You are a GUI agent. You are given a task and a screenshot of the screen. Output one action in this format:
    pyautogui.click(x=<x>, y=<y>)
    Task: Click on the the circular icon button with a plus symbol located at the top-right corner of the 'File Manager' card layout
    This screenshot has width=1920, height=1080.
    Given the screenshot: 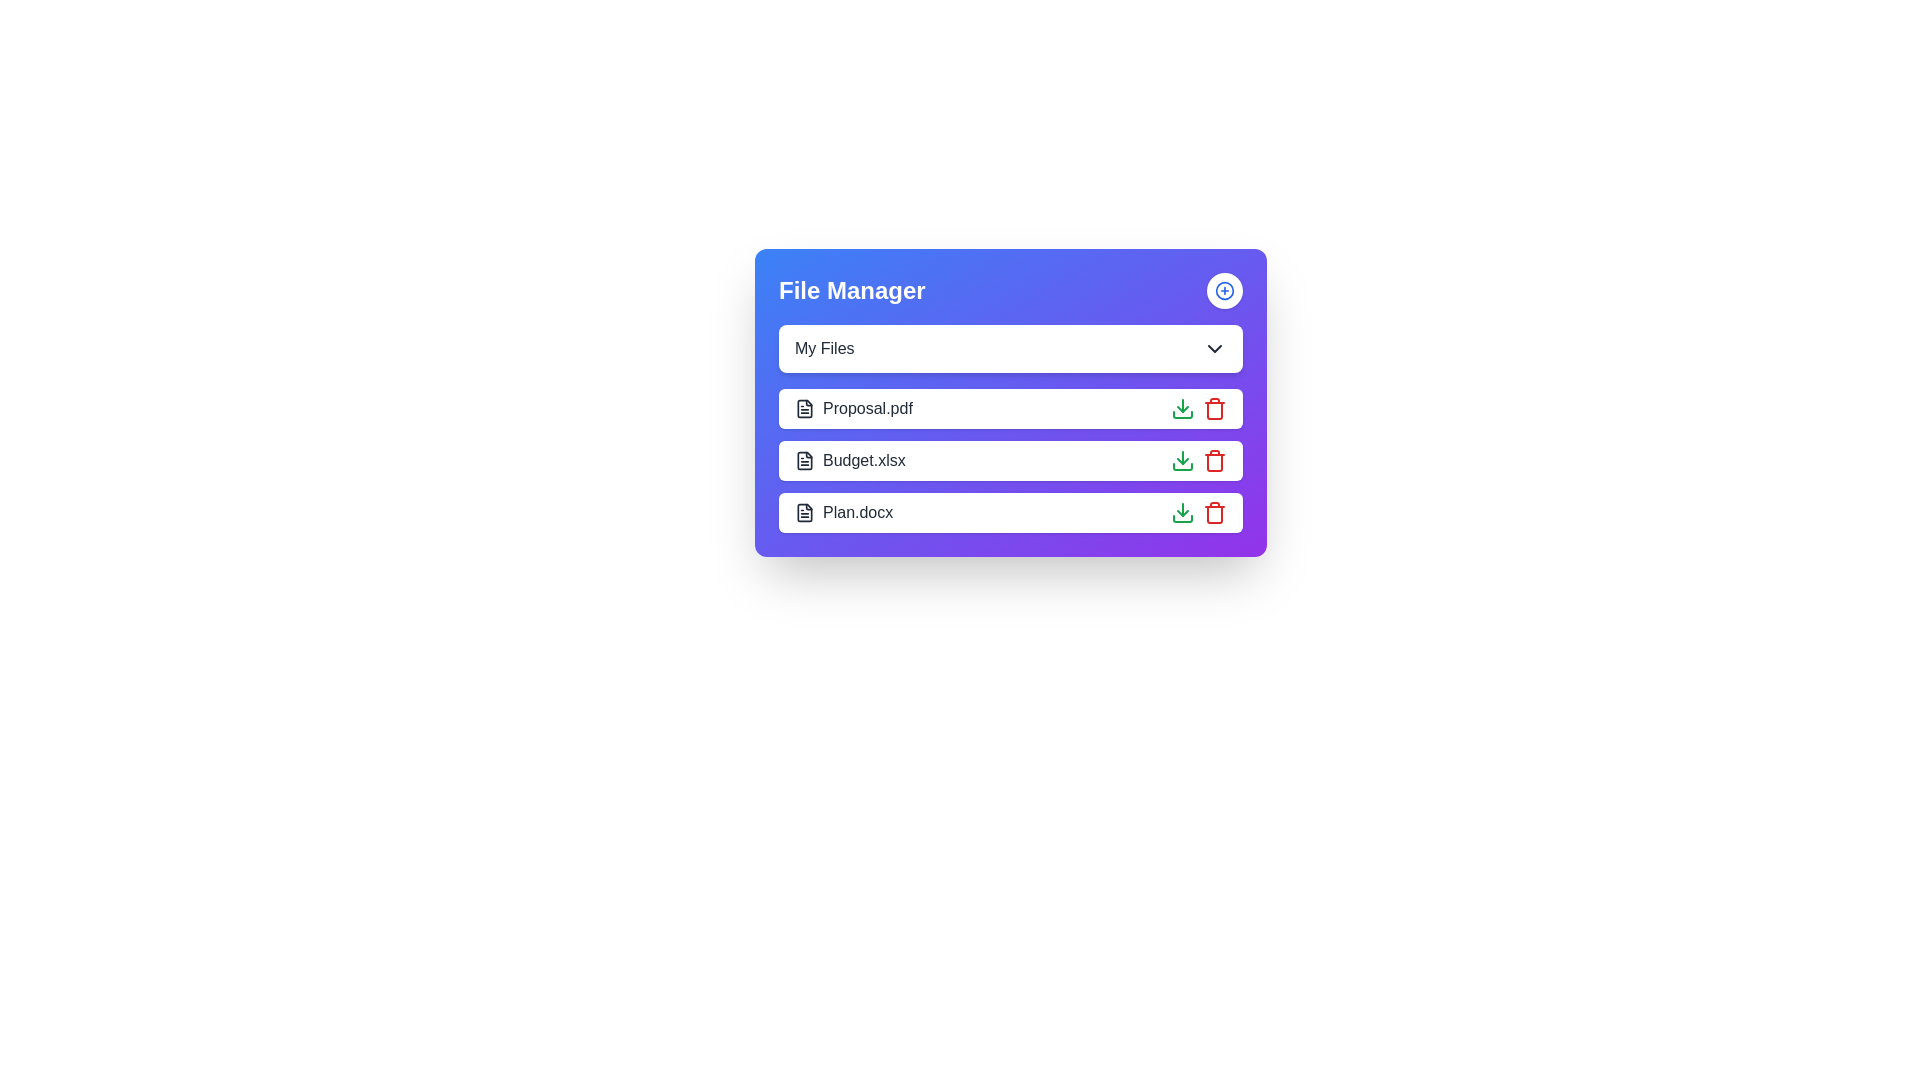 What is the action you would take?
    pyautogui.click(x=1223, y=290)
    